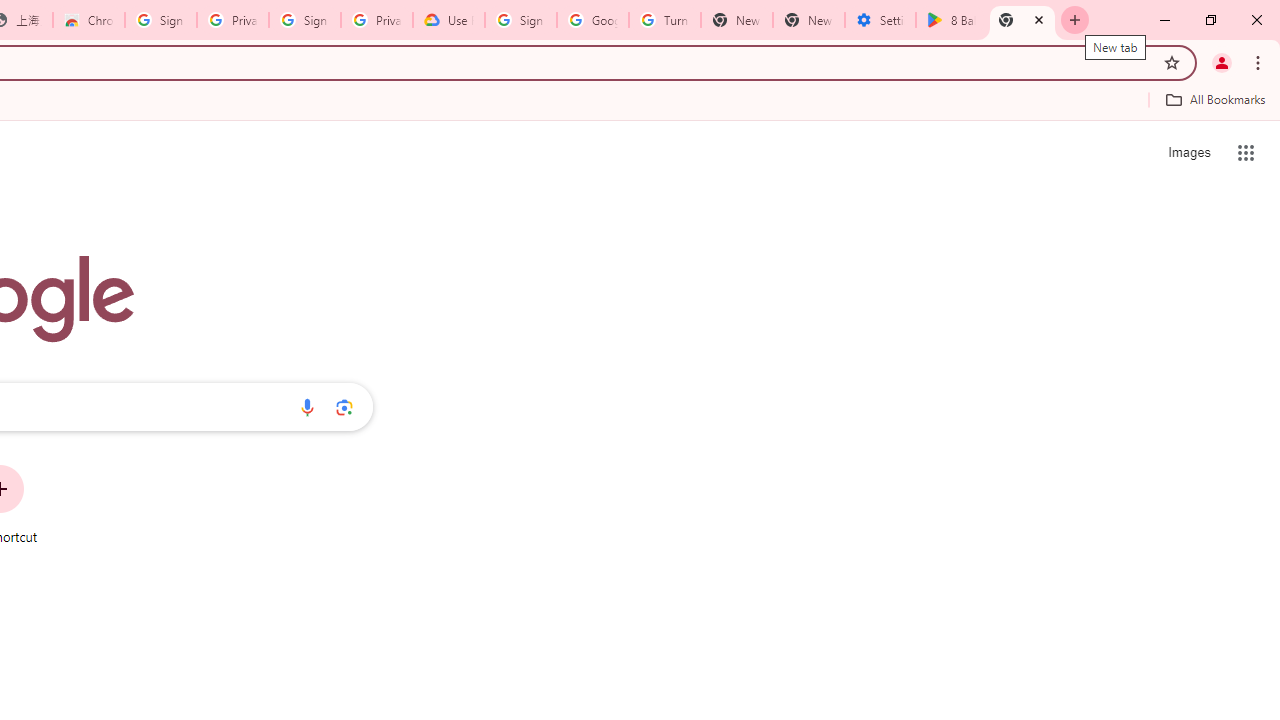 This screenshot has height=720, width=1280. What do you see at coordinates (1189, 152) in the screenshot?
I see `'Search for Images '` at bounding box center [1189, 152].